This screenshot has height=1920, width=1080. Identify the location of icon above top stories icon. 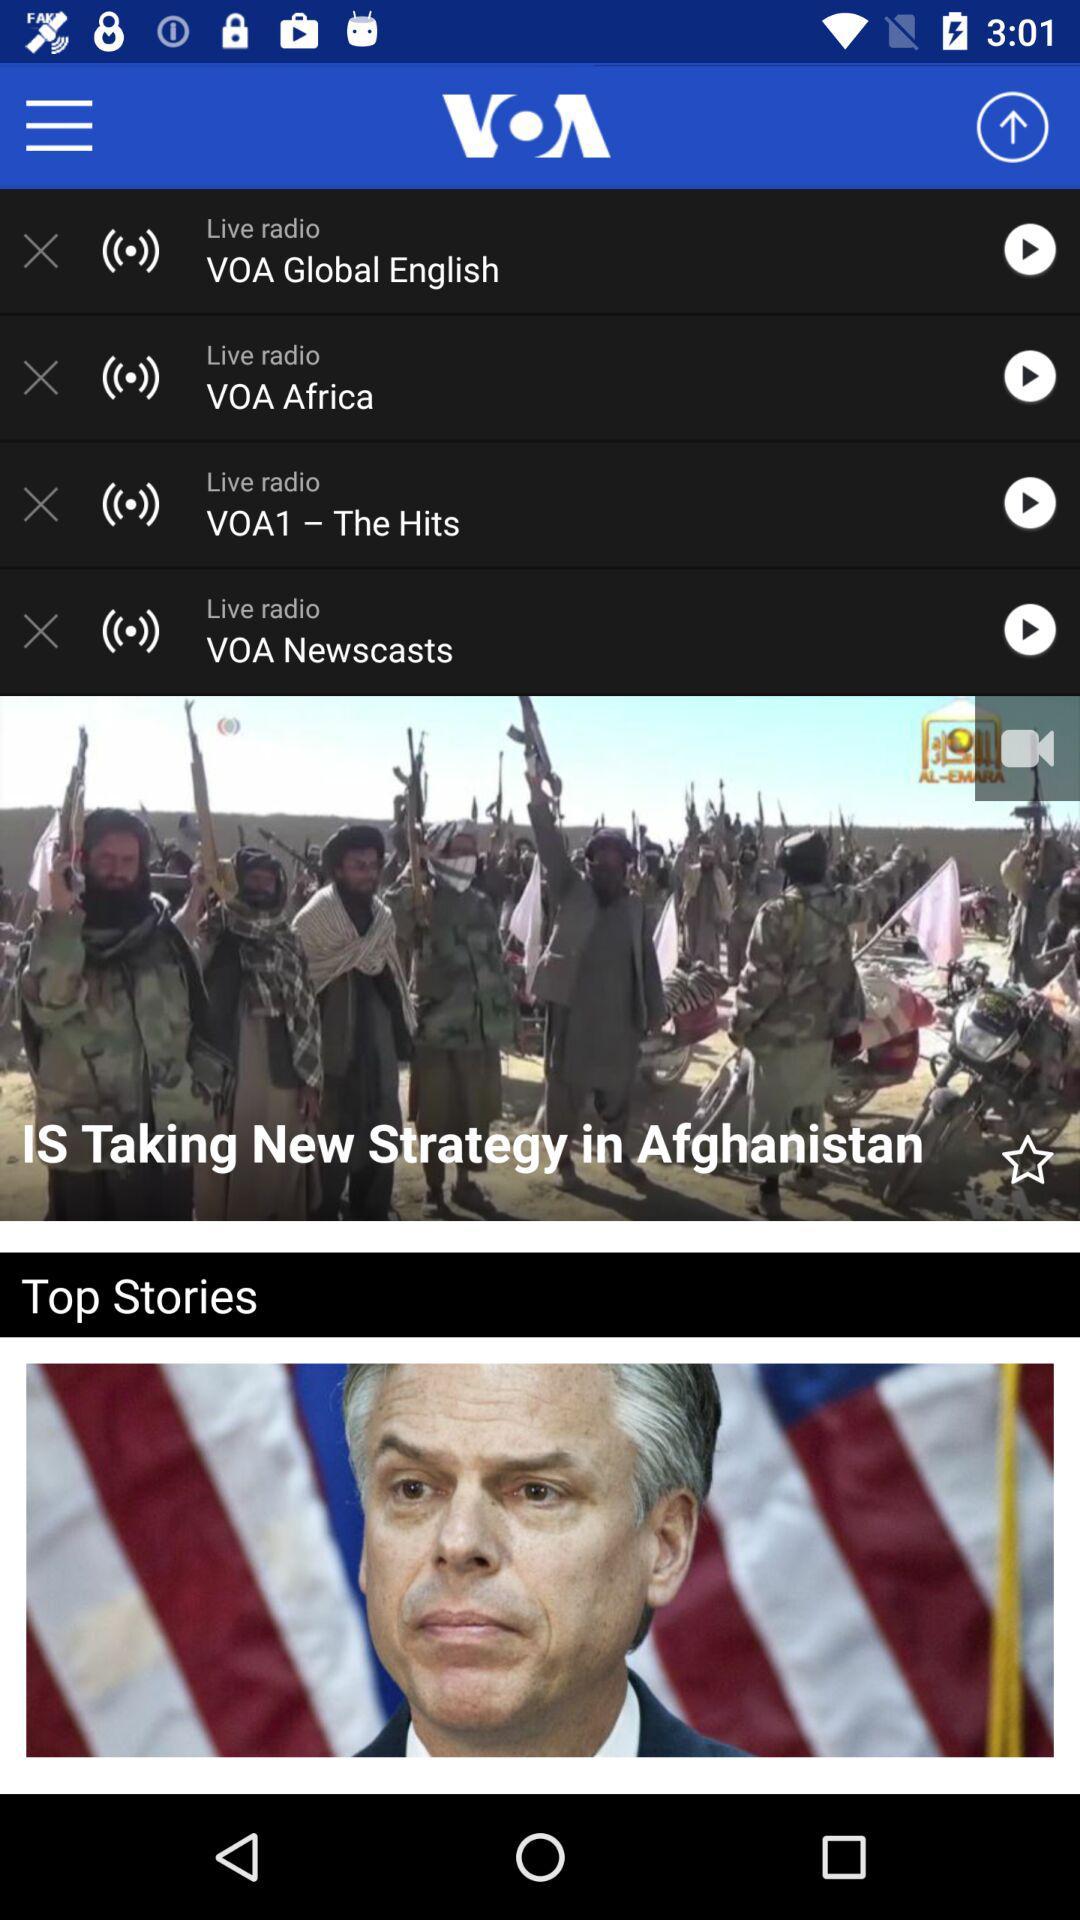
(497, 1144).